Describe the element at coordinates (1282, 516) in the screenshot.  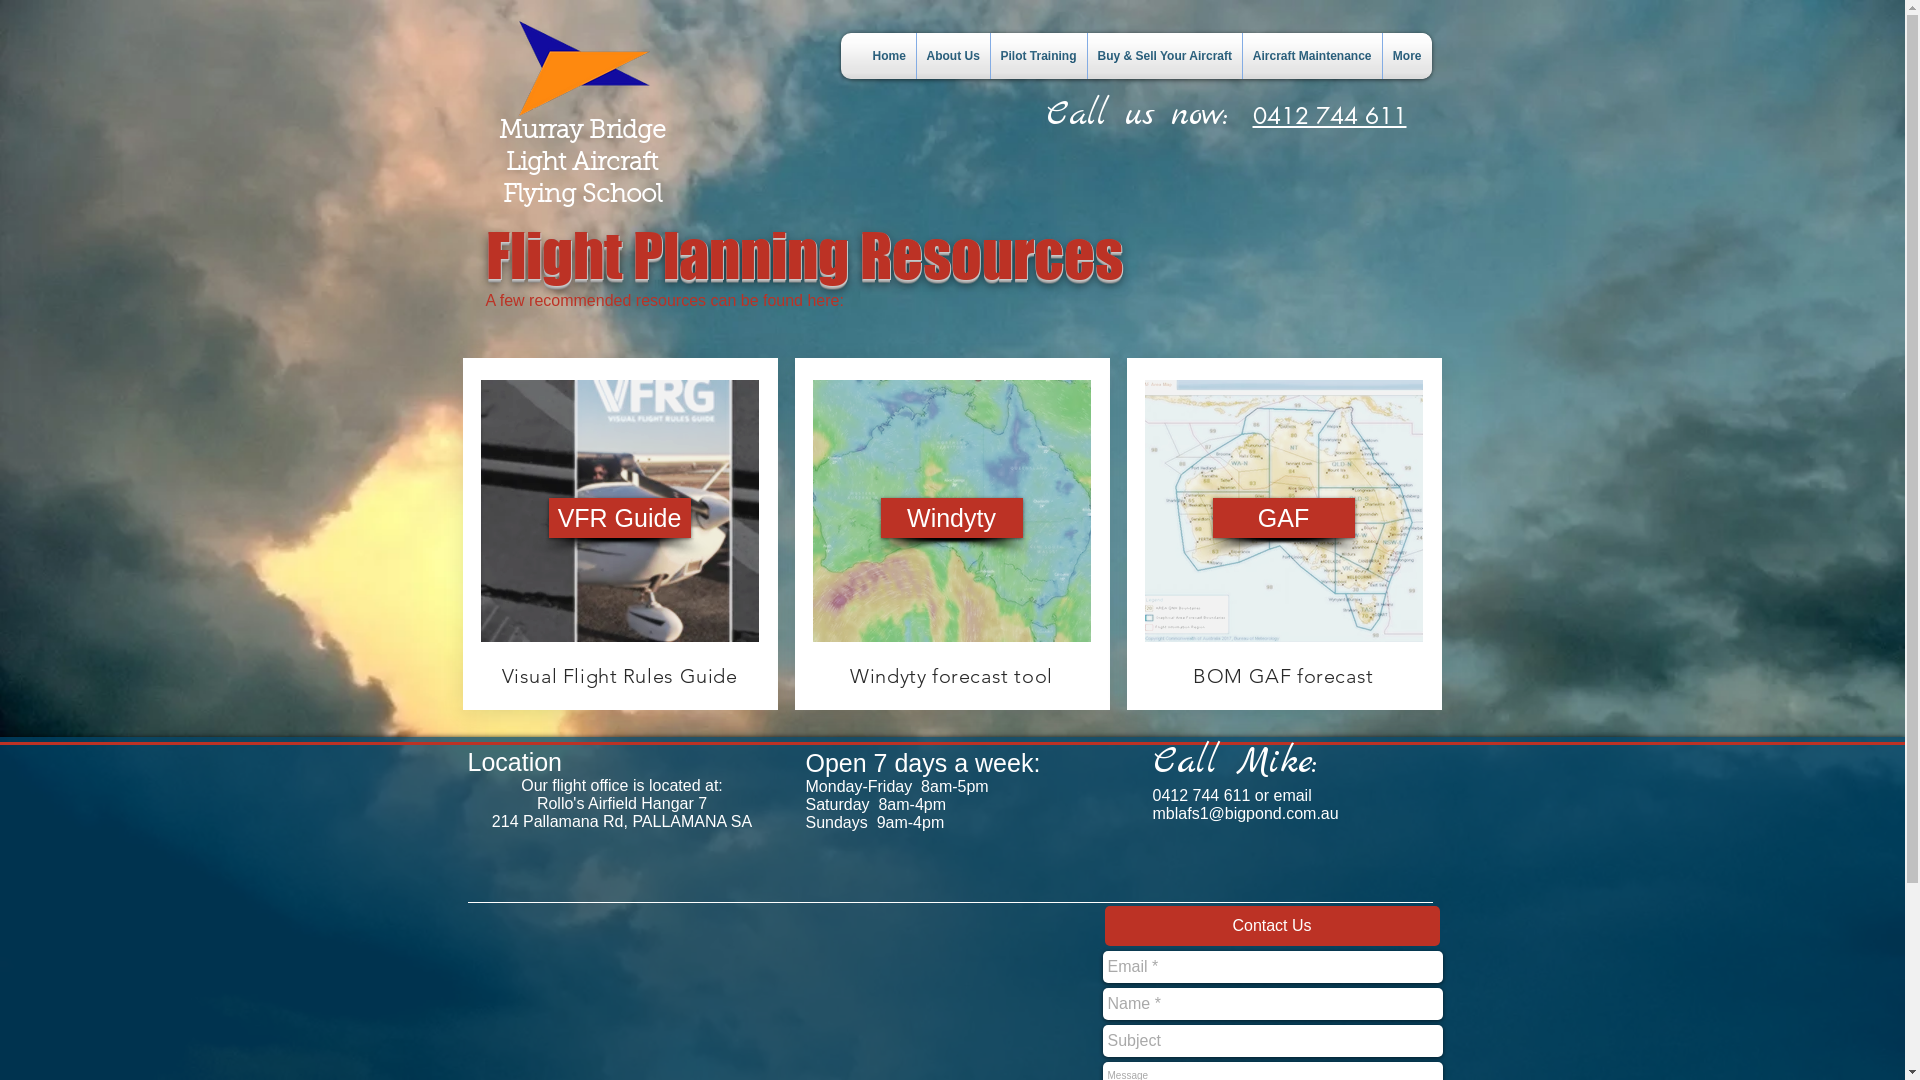
I see `'GAF'` at that location.